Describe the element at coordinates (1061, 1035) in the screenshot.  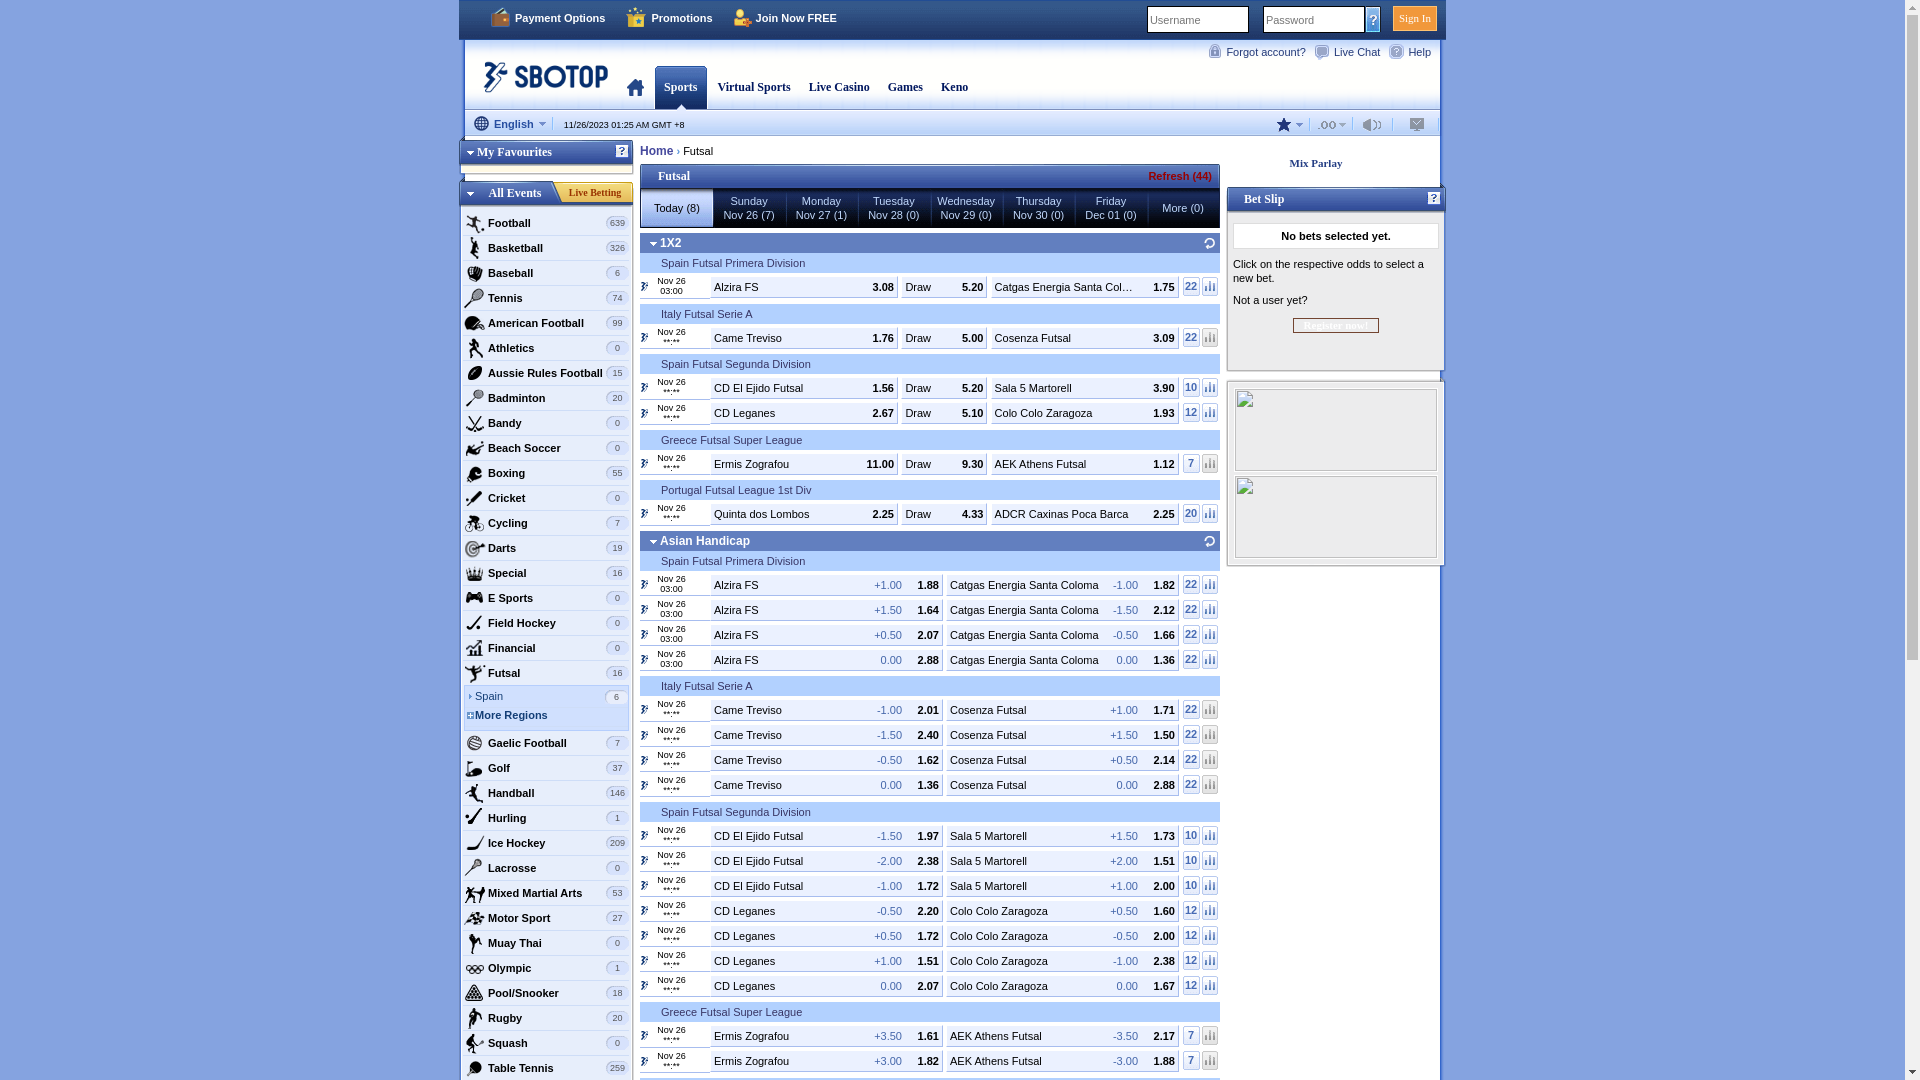
I see `'2.17` at that location.